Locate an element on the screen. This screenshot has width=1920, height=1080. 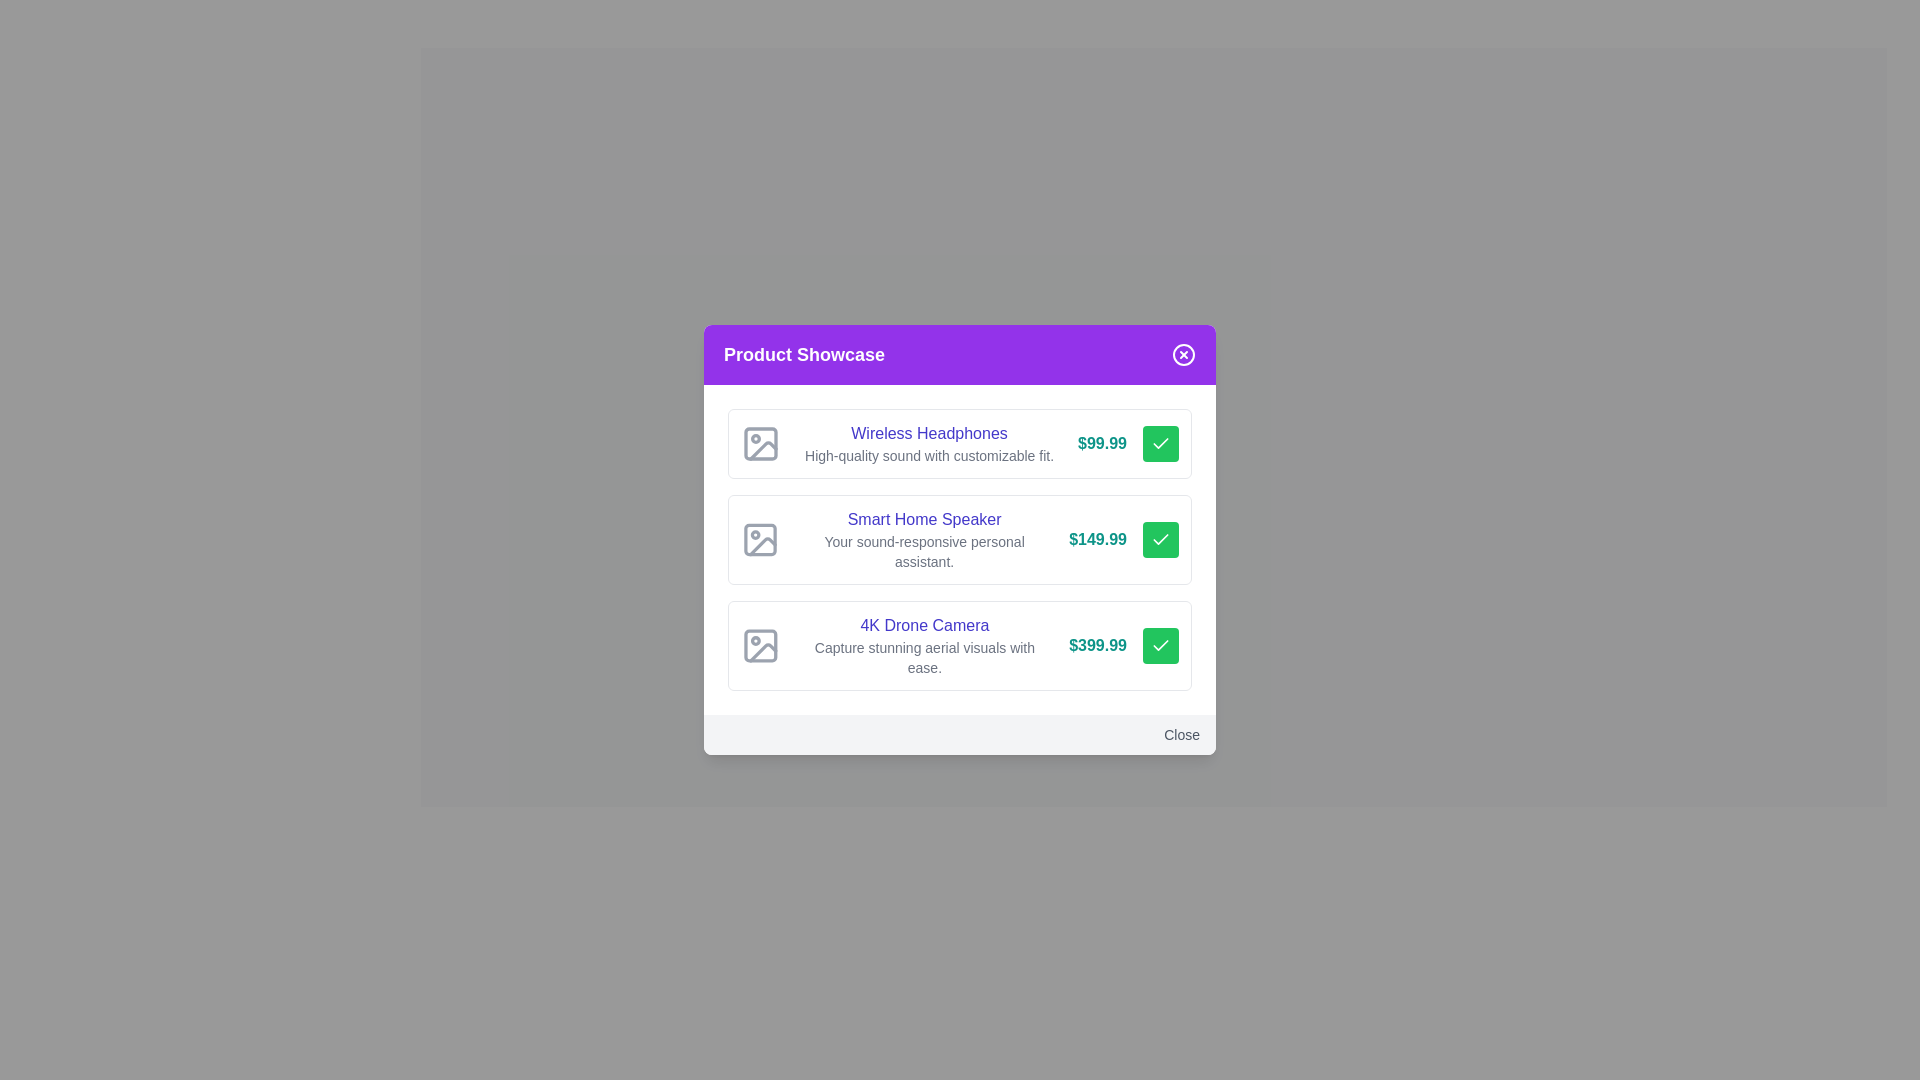
the Text Label that serves as the title or name of a product item, positioned above a descriptive text block and aligned with an image icon on the left and a price with a checkbox on the right is located at coordinates (923, 624).